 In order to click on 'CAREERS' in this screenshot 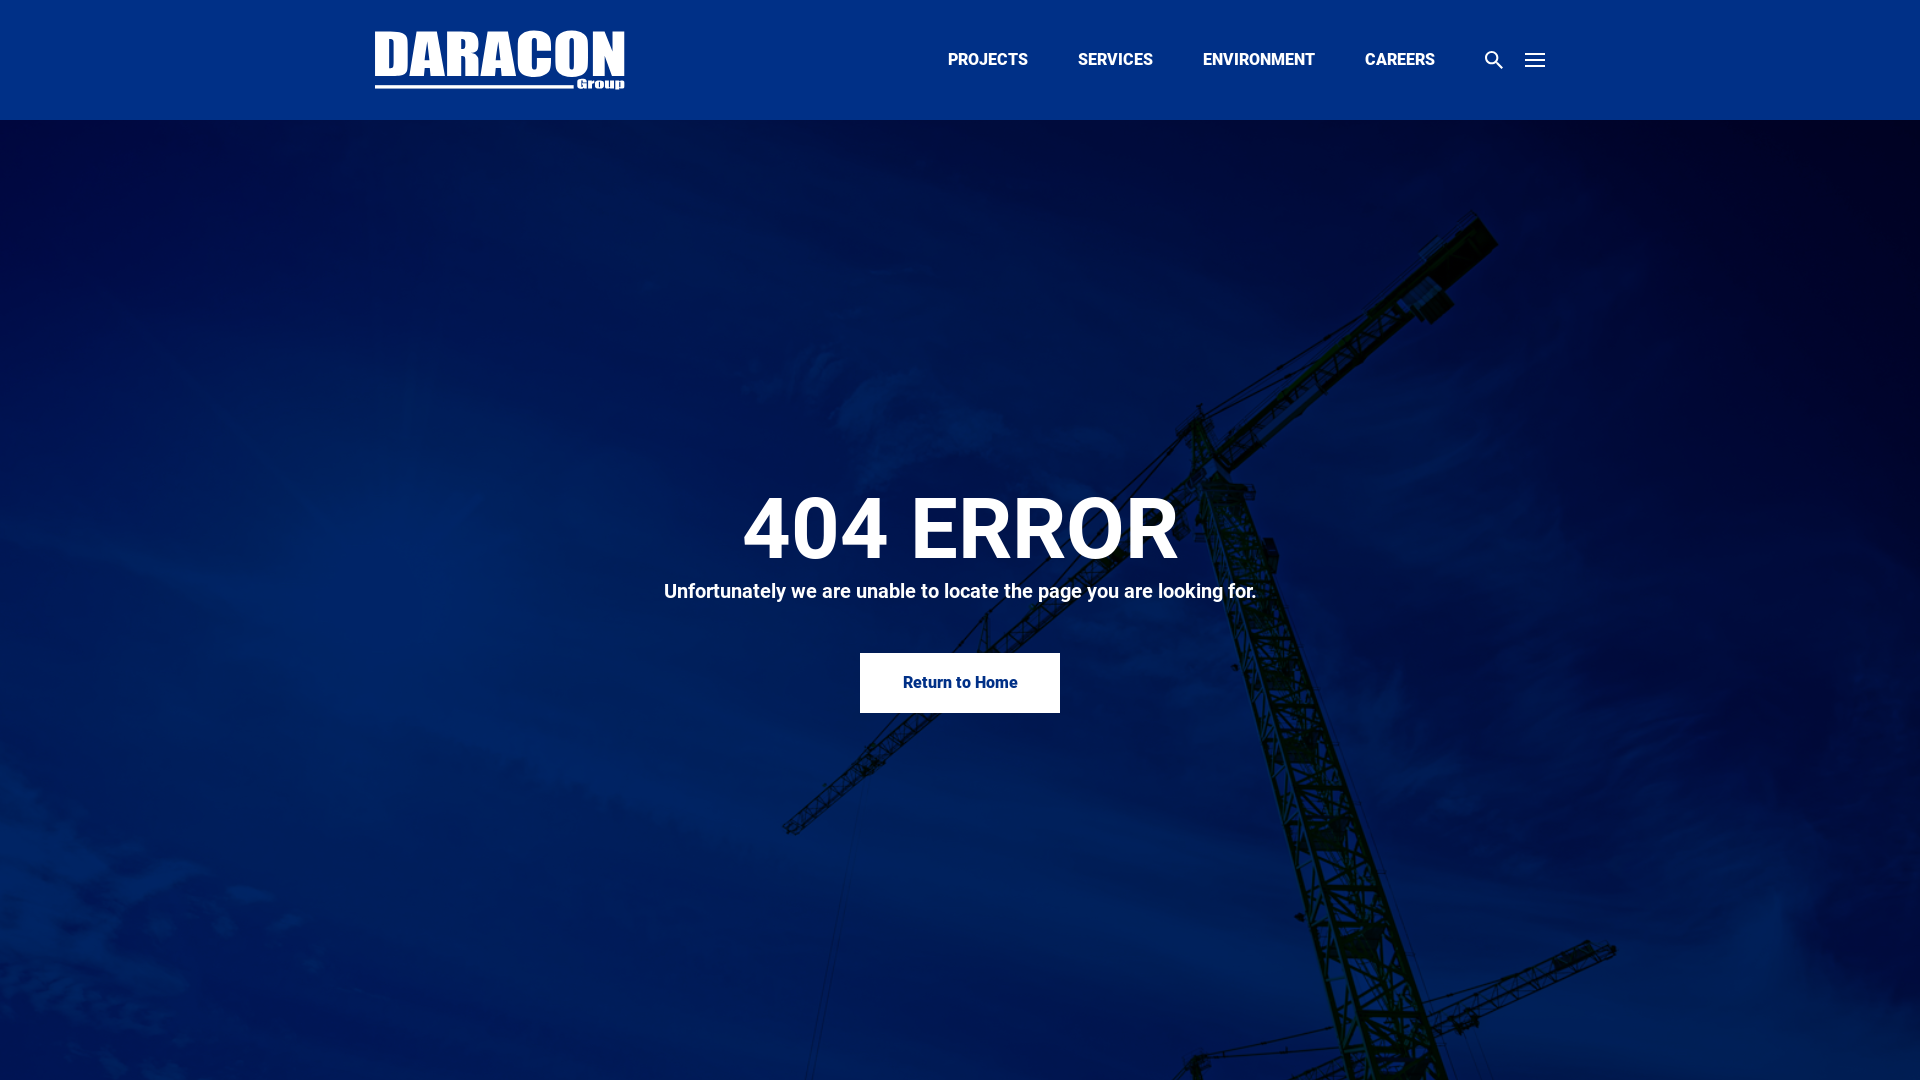, I will do `click(1399, 58)`.